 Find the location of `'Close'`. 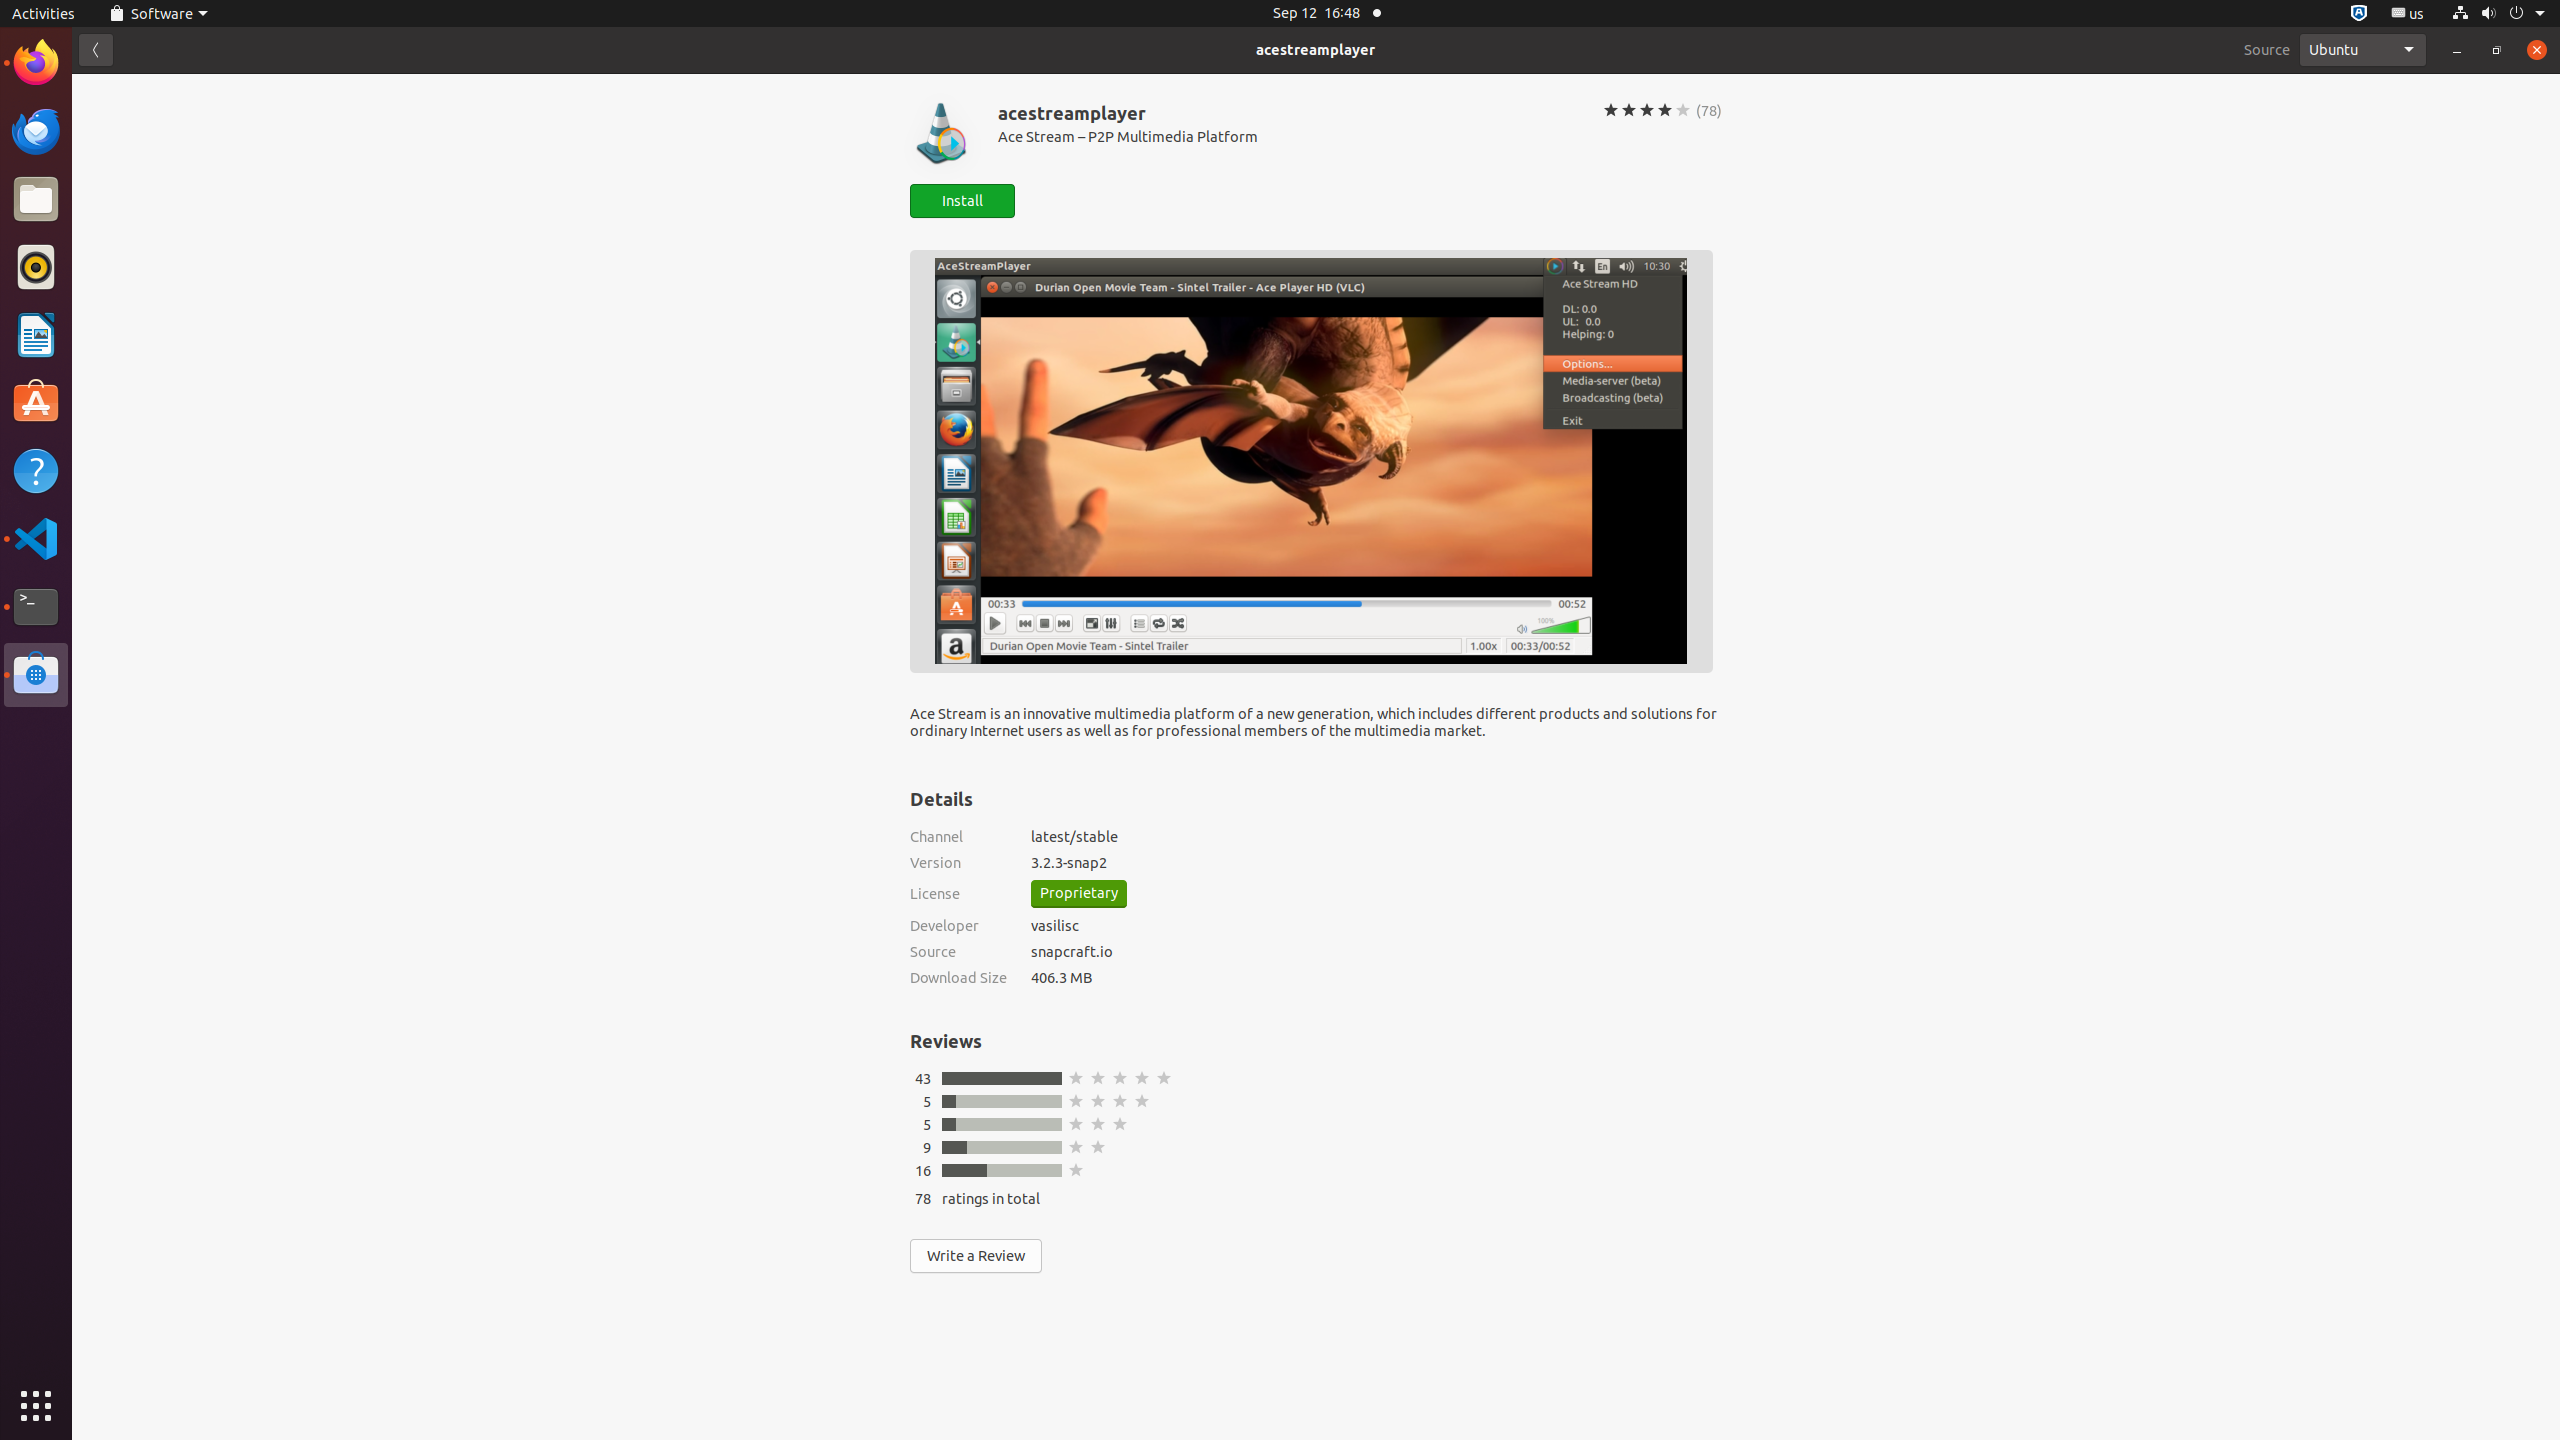

'Close' is located at coordinates (2535, 49).